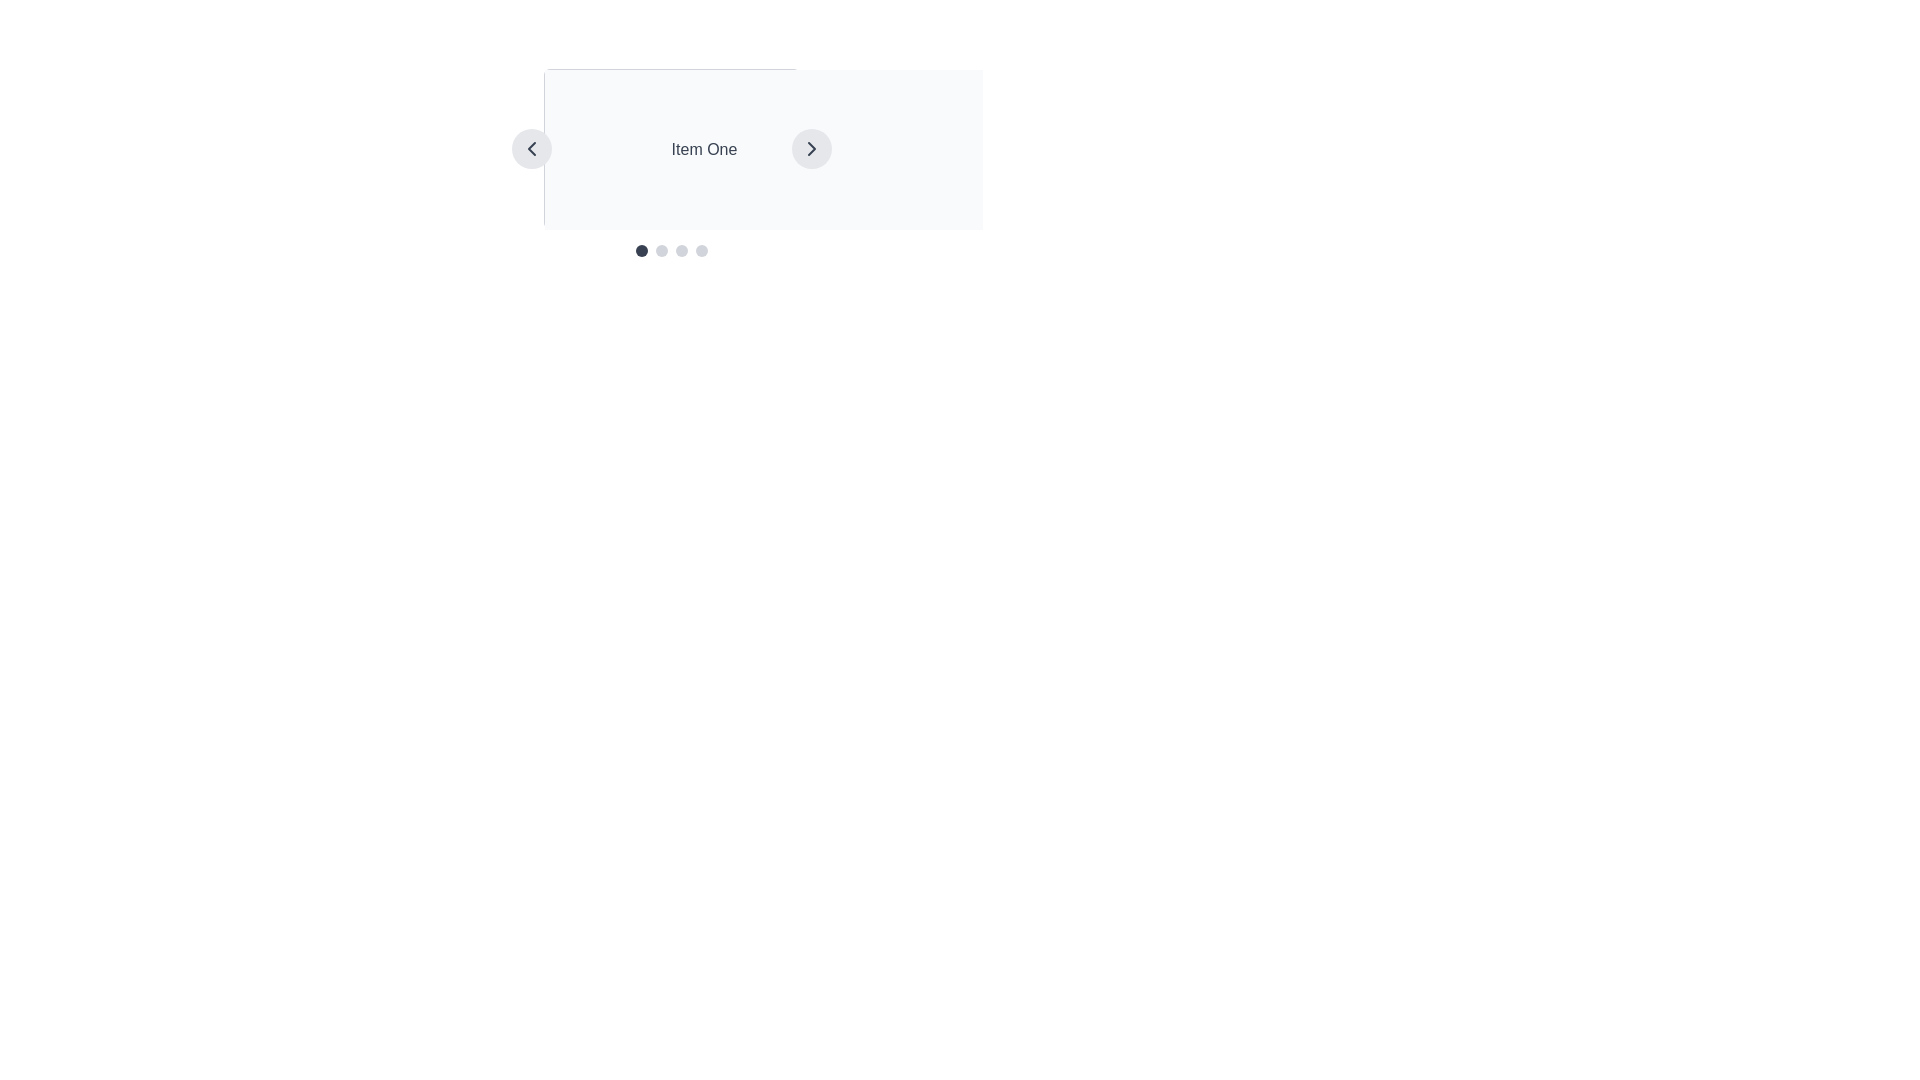 The width and height of the screenshot is (1920, 1080). What do you see at coordinates (531, 148) in the screenshot?
I see `the left-pointing arrow icon within the navigation component adjacent to 'Item One'` at bounding box center [531, 148].